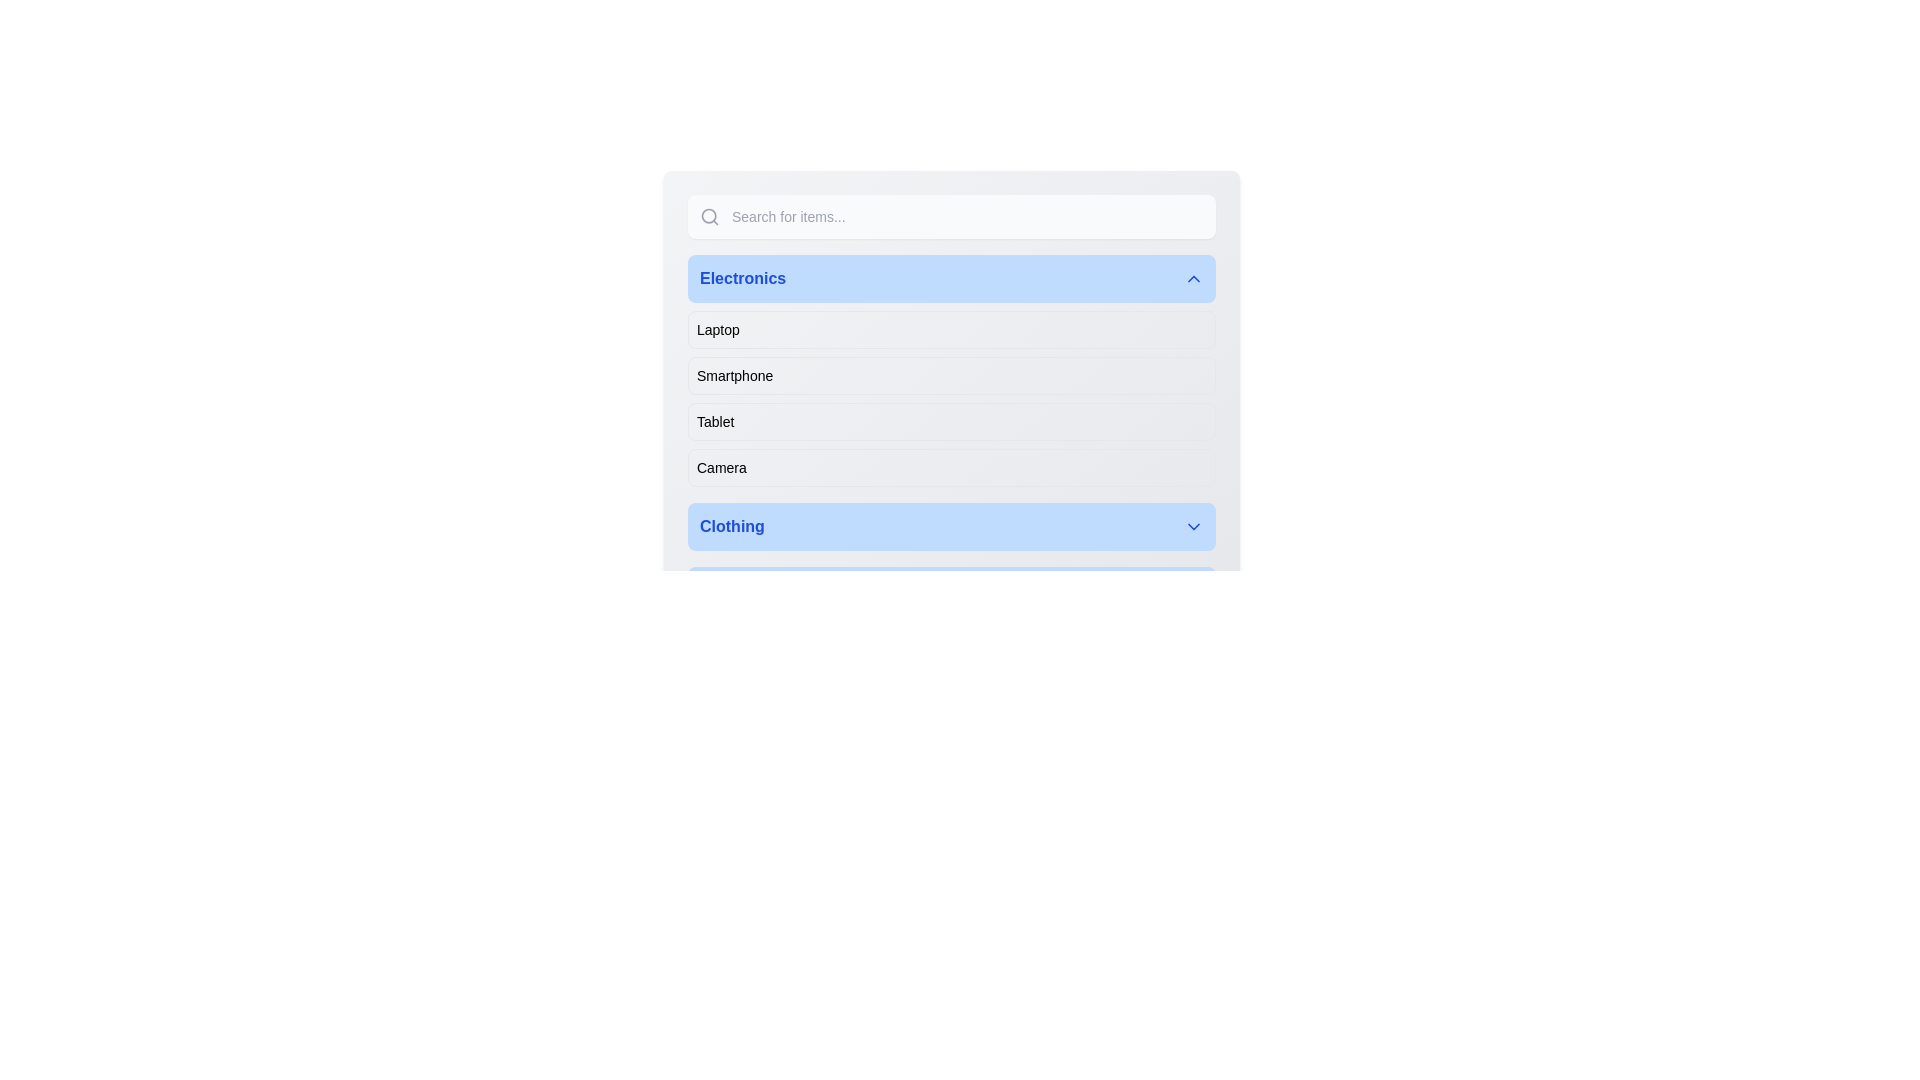 The height and width of the screenshot is (1080, 1920). What do you see at coordinates (1194, 278) in the screenshot?
I see `the Chevron Up icon next to the 'Electronics' label` at bounding box center [1194, 278].